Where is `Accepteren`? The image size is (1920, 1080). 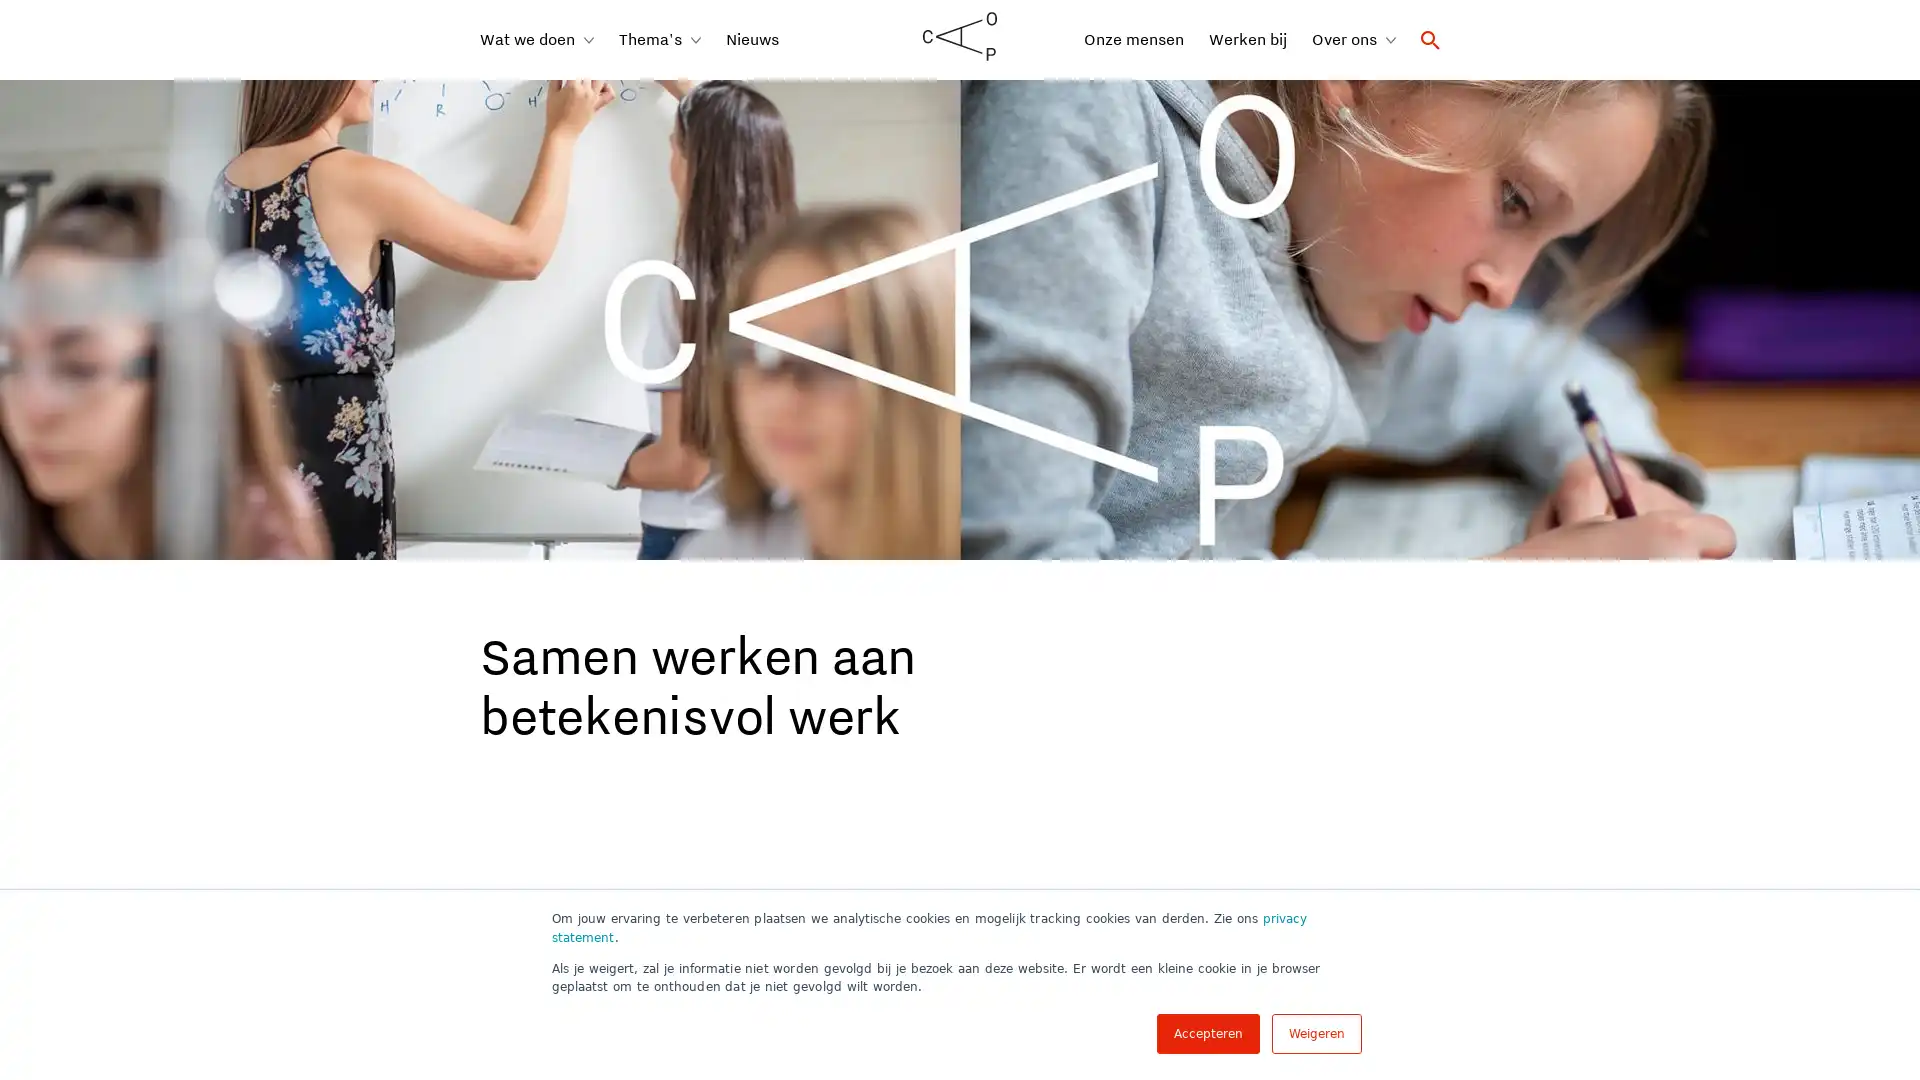 Accepteren is located at coordinates (1207, 1033).